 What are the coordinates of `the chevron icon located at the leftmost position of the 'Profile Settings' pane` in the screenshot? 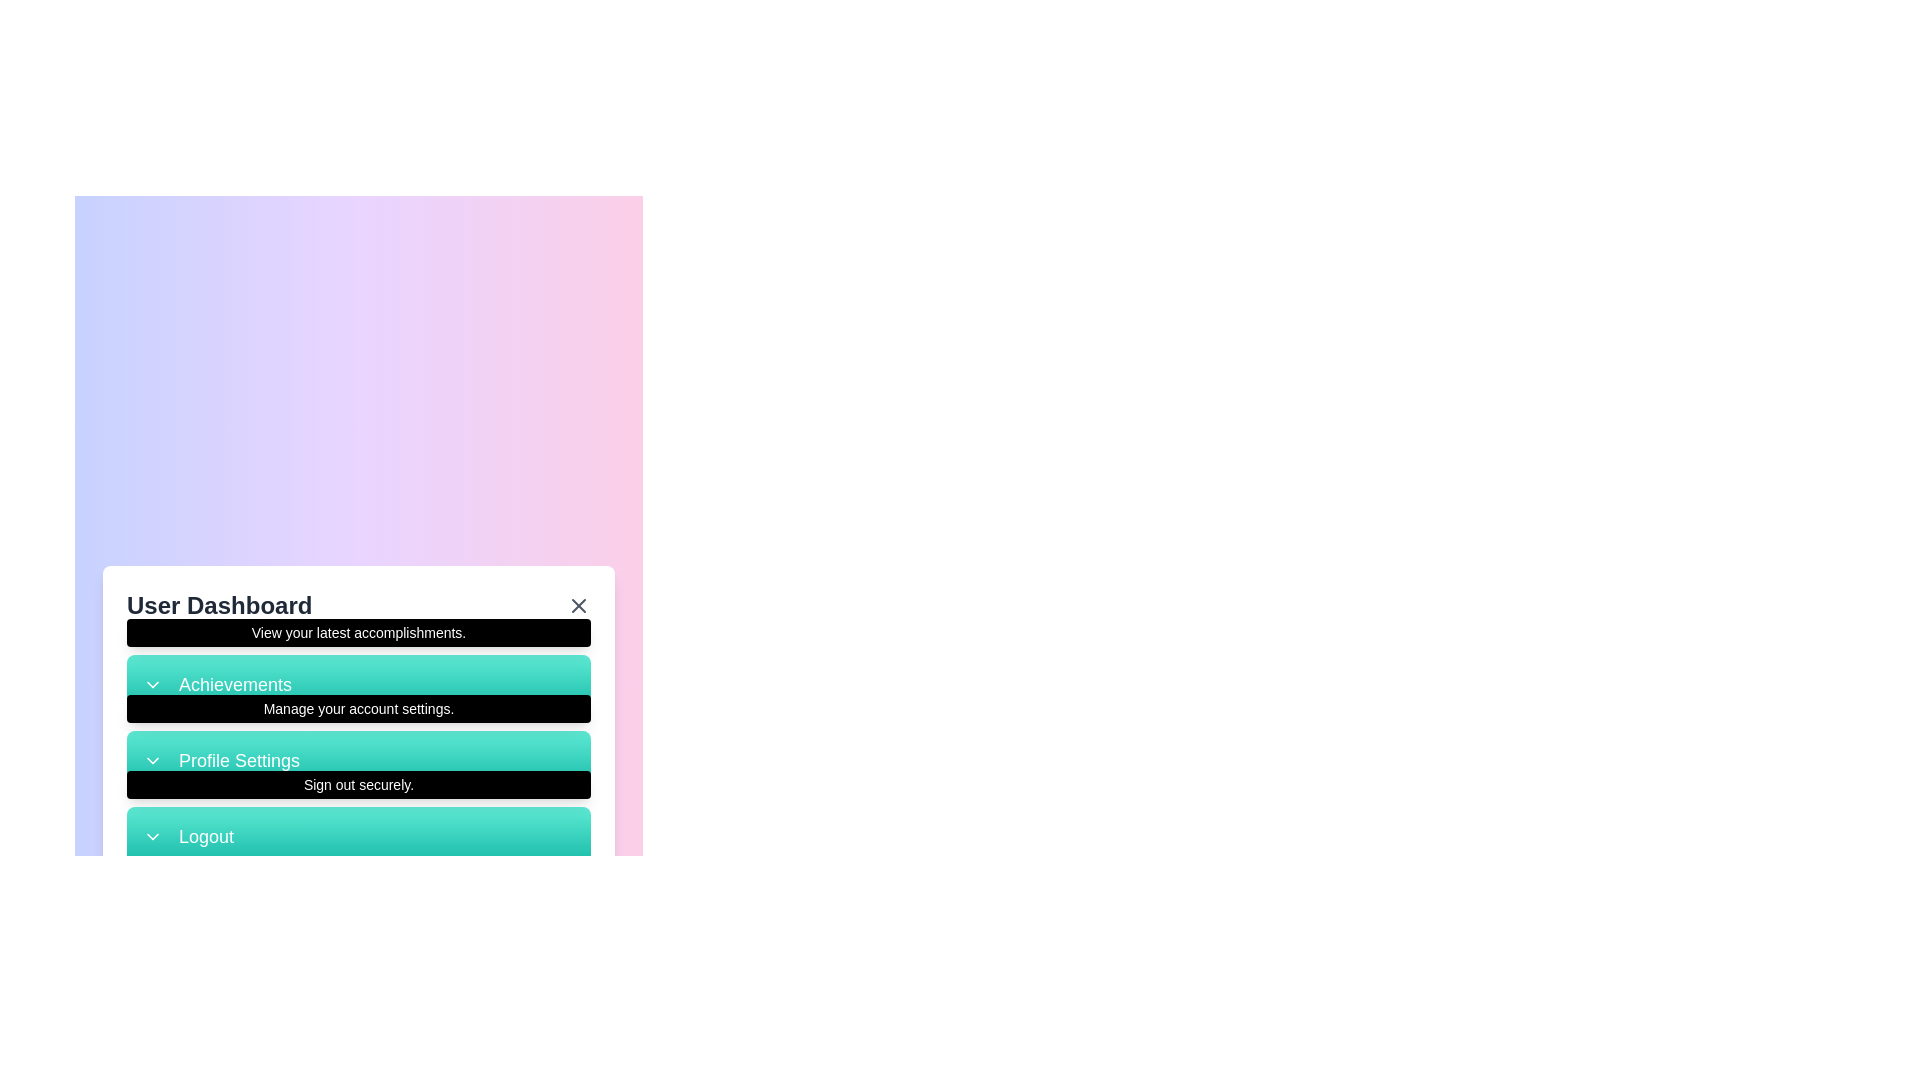 It's located at (152, 759).